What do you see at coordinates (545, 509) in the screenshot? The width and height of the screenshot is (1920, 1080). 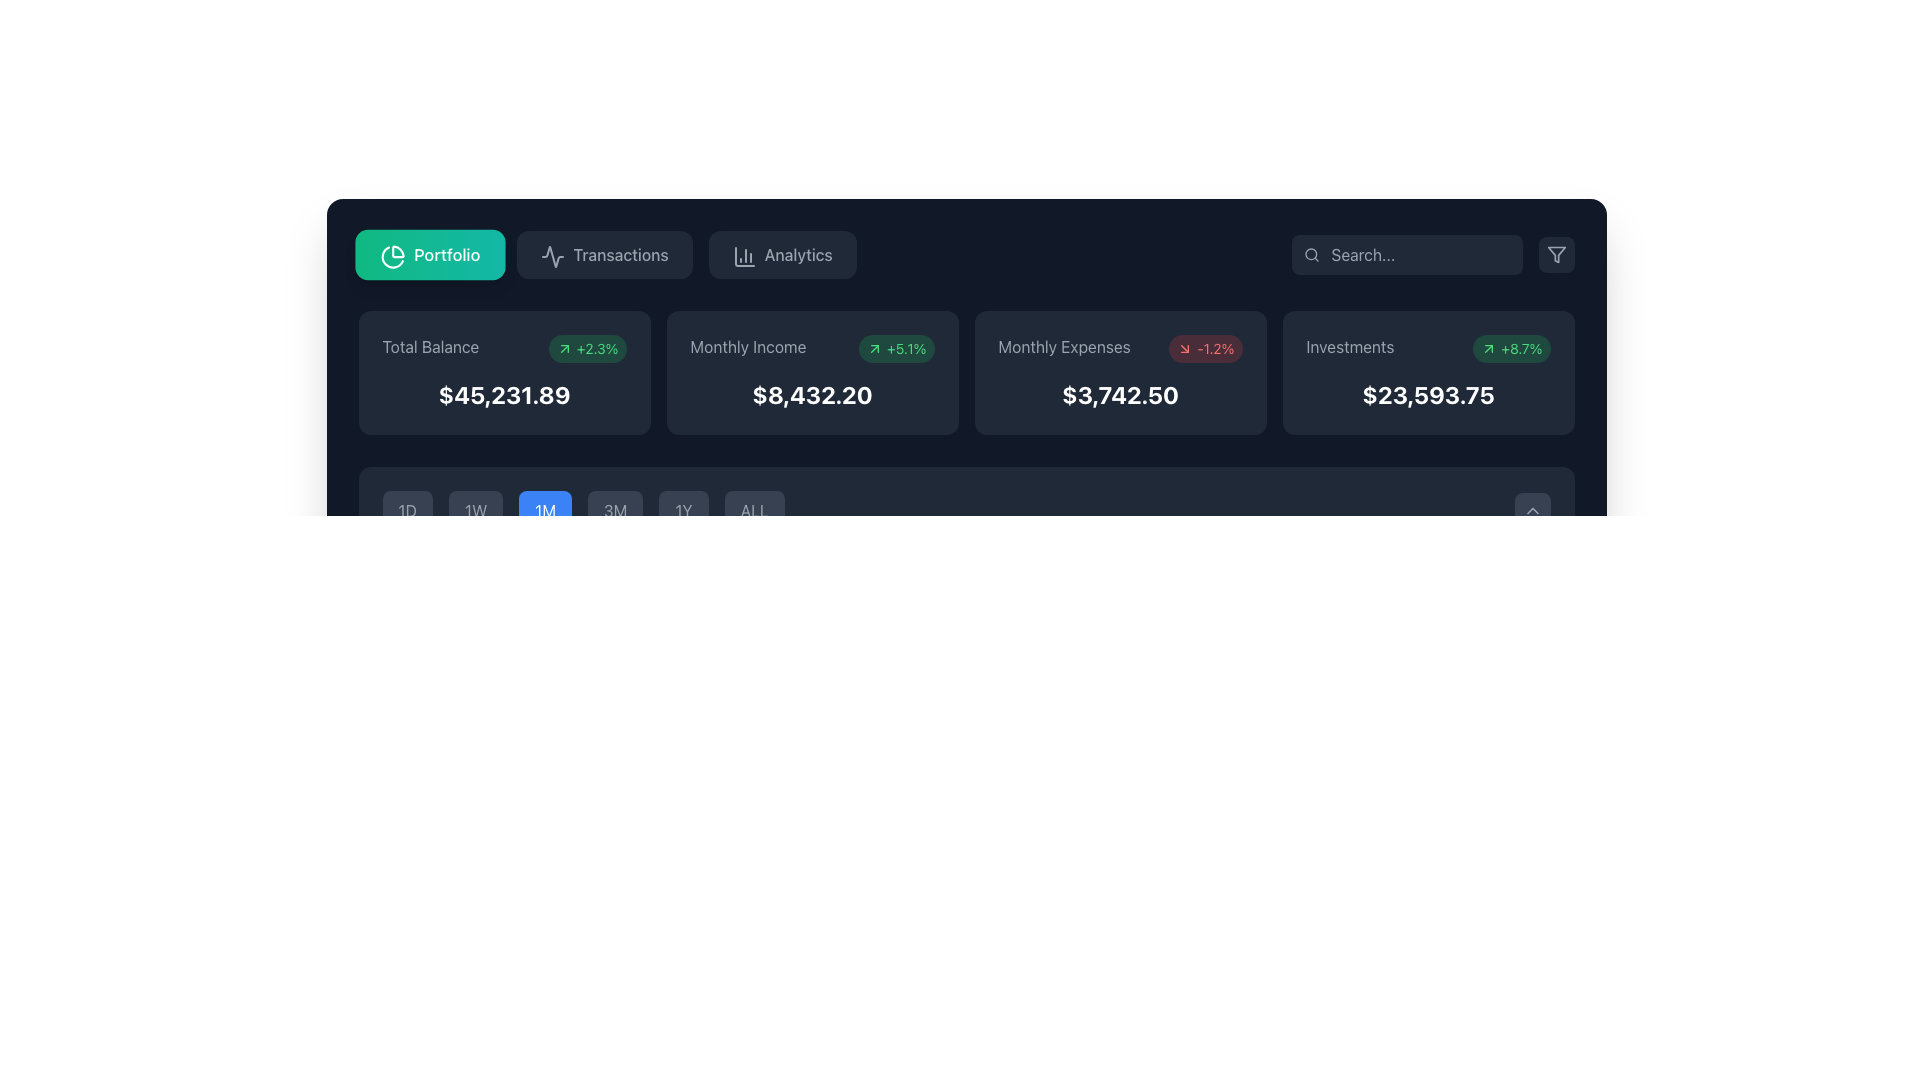 I see `the blue button labeled '1M'` at bounding box center [545, 509].